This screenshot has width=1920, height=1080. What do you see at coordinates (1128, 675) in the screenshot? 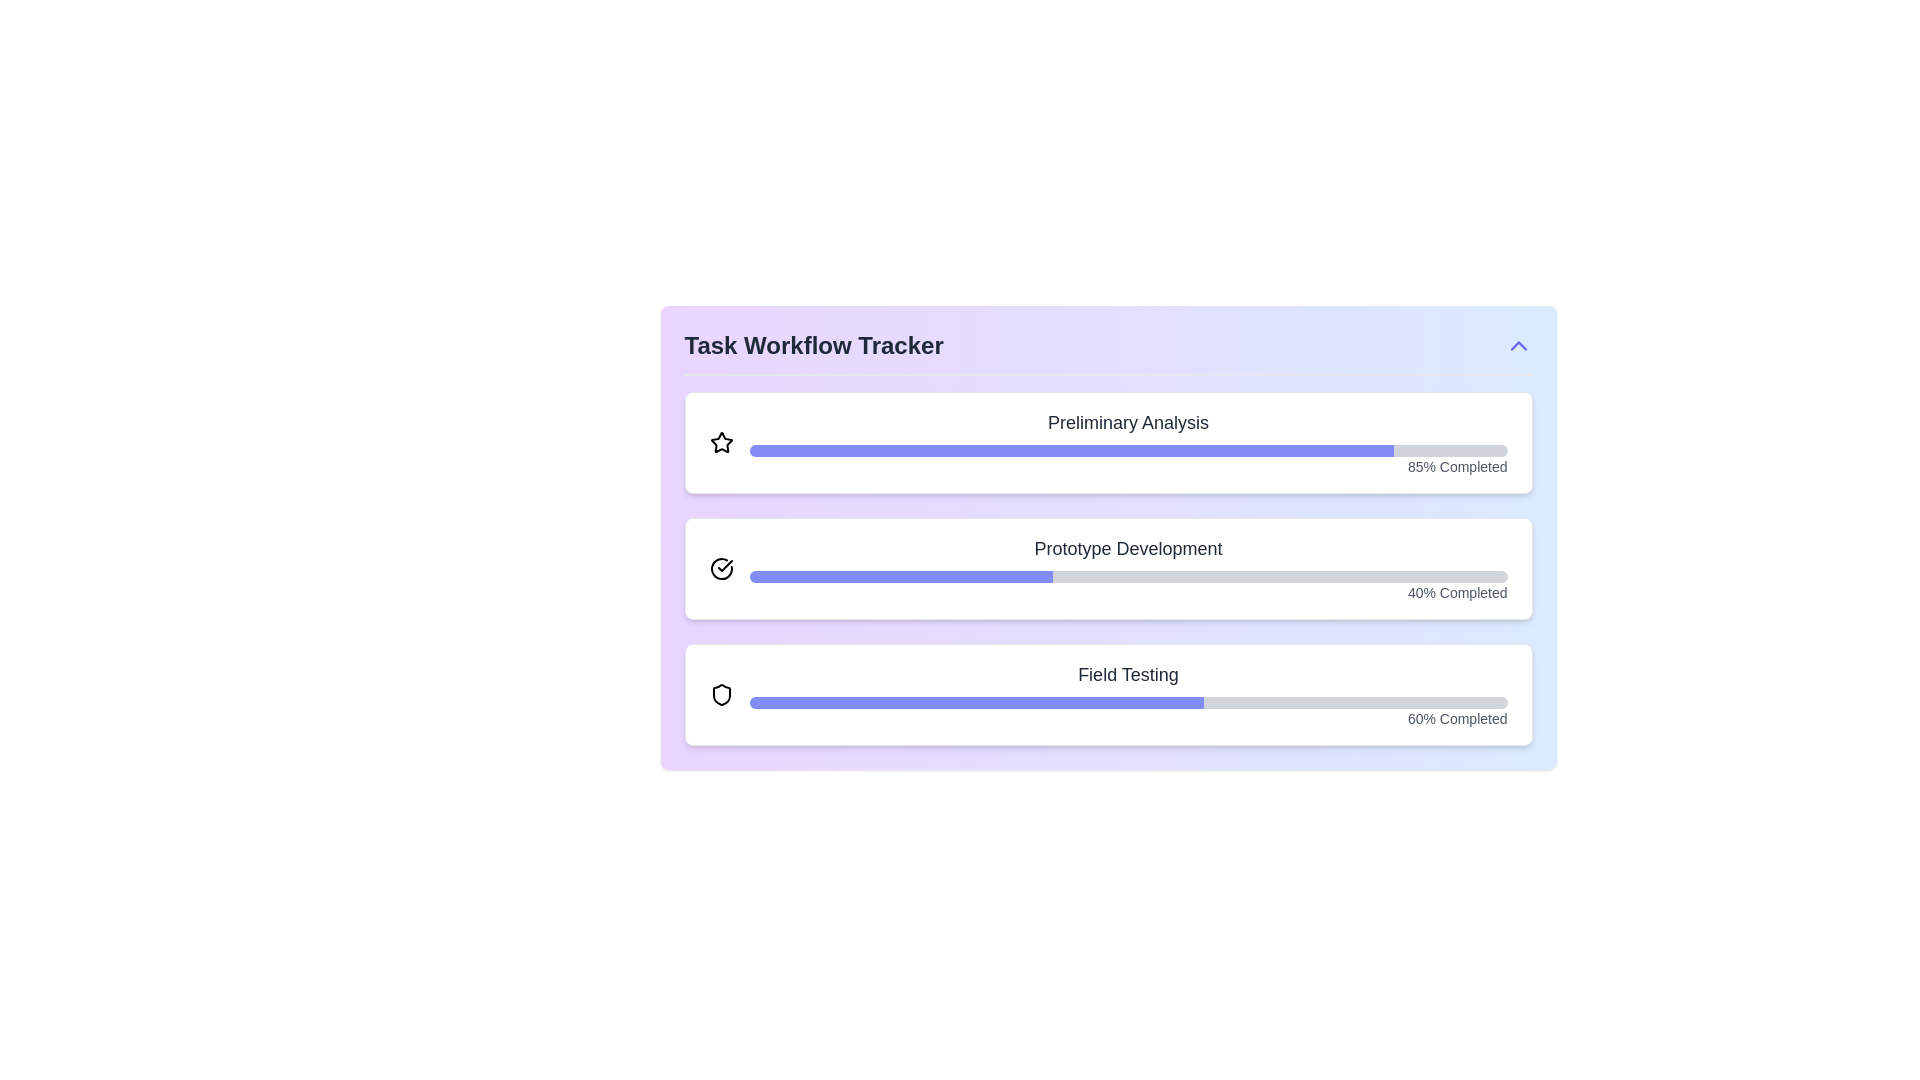
I see `the 'Field Testing' text display, which is styled in dark gray and serves as a header above the progress bar` at bounding box center [1128, 675].